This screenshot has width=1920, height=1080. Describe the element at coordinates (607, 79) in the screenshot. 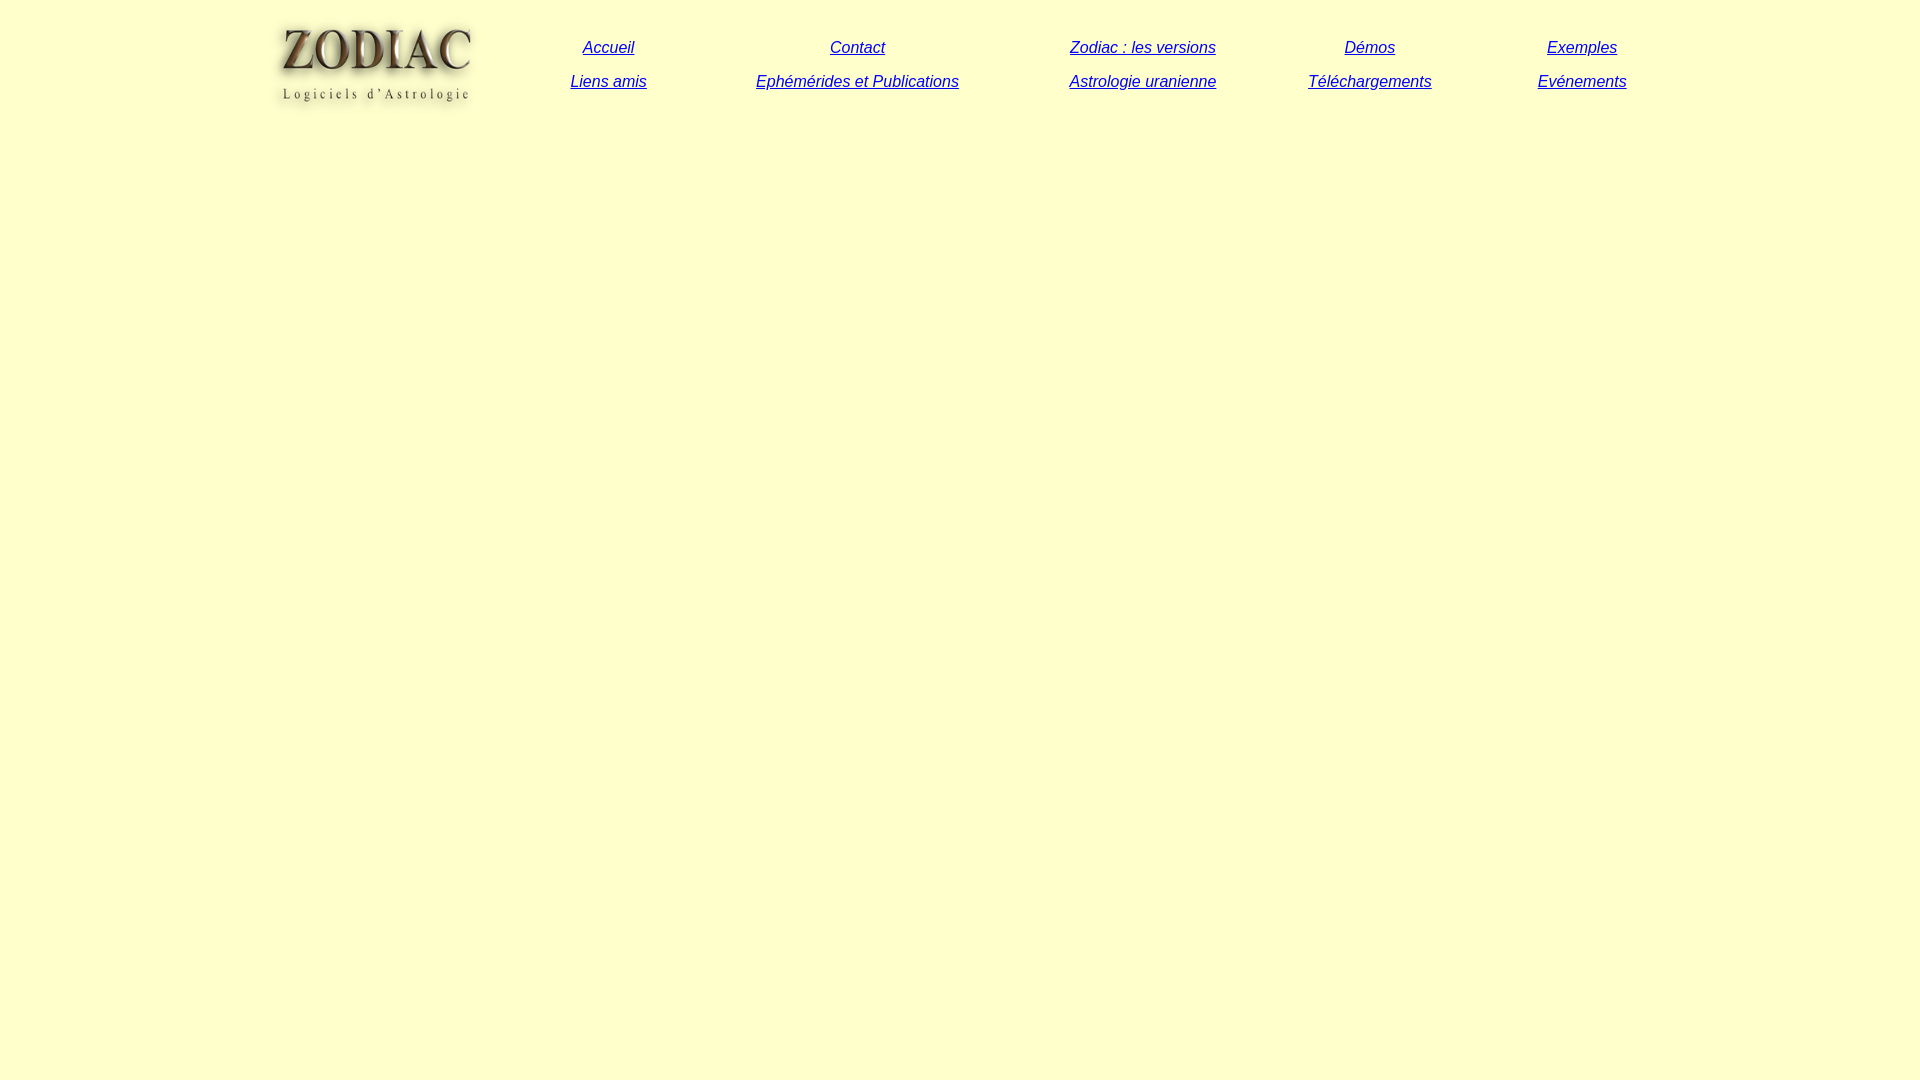

I see `'Liens amis'` at that location.